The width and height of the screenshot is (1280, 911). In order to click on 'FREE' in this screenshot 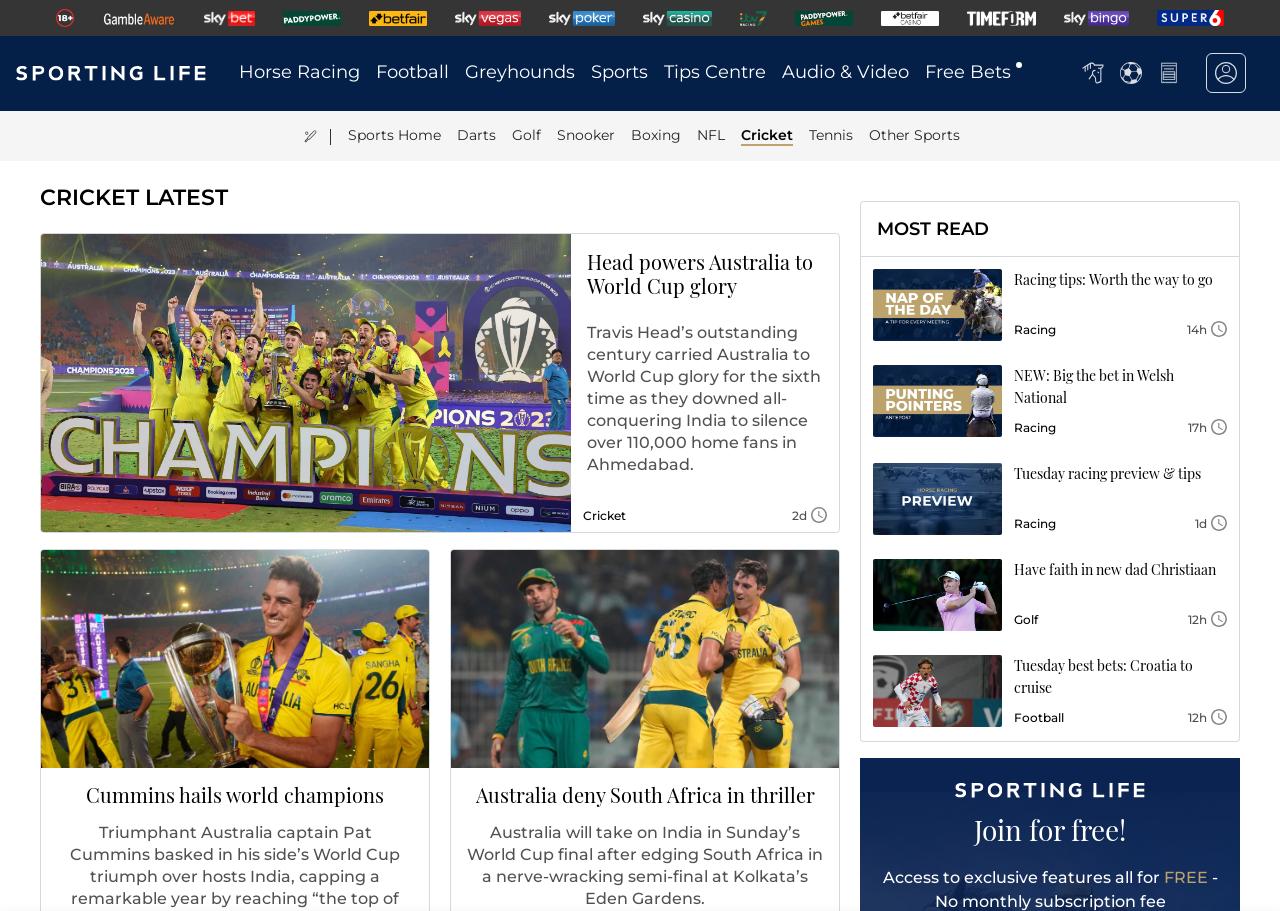, I will do `click(1185, 876)`.